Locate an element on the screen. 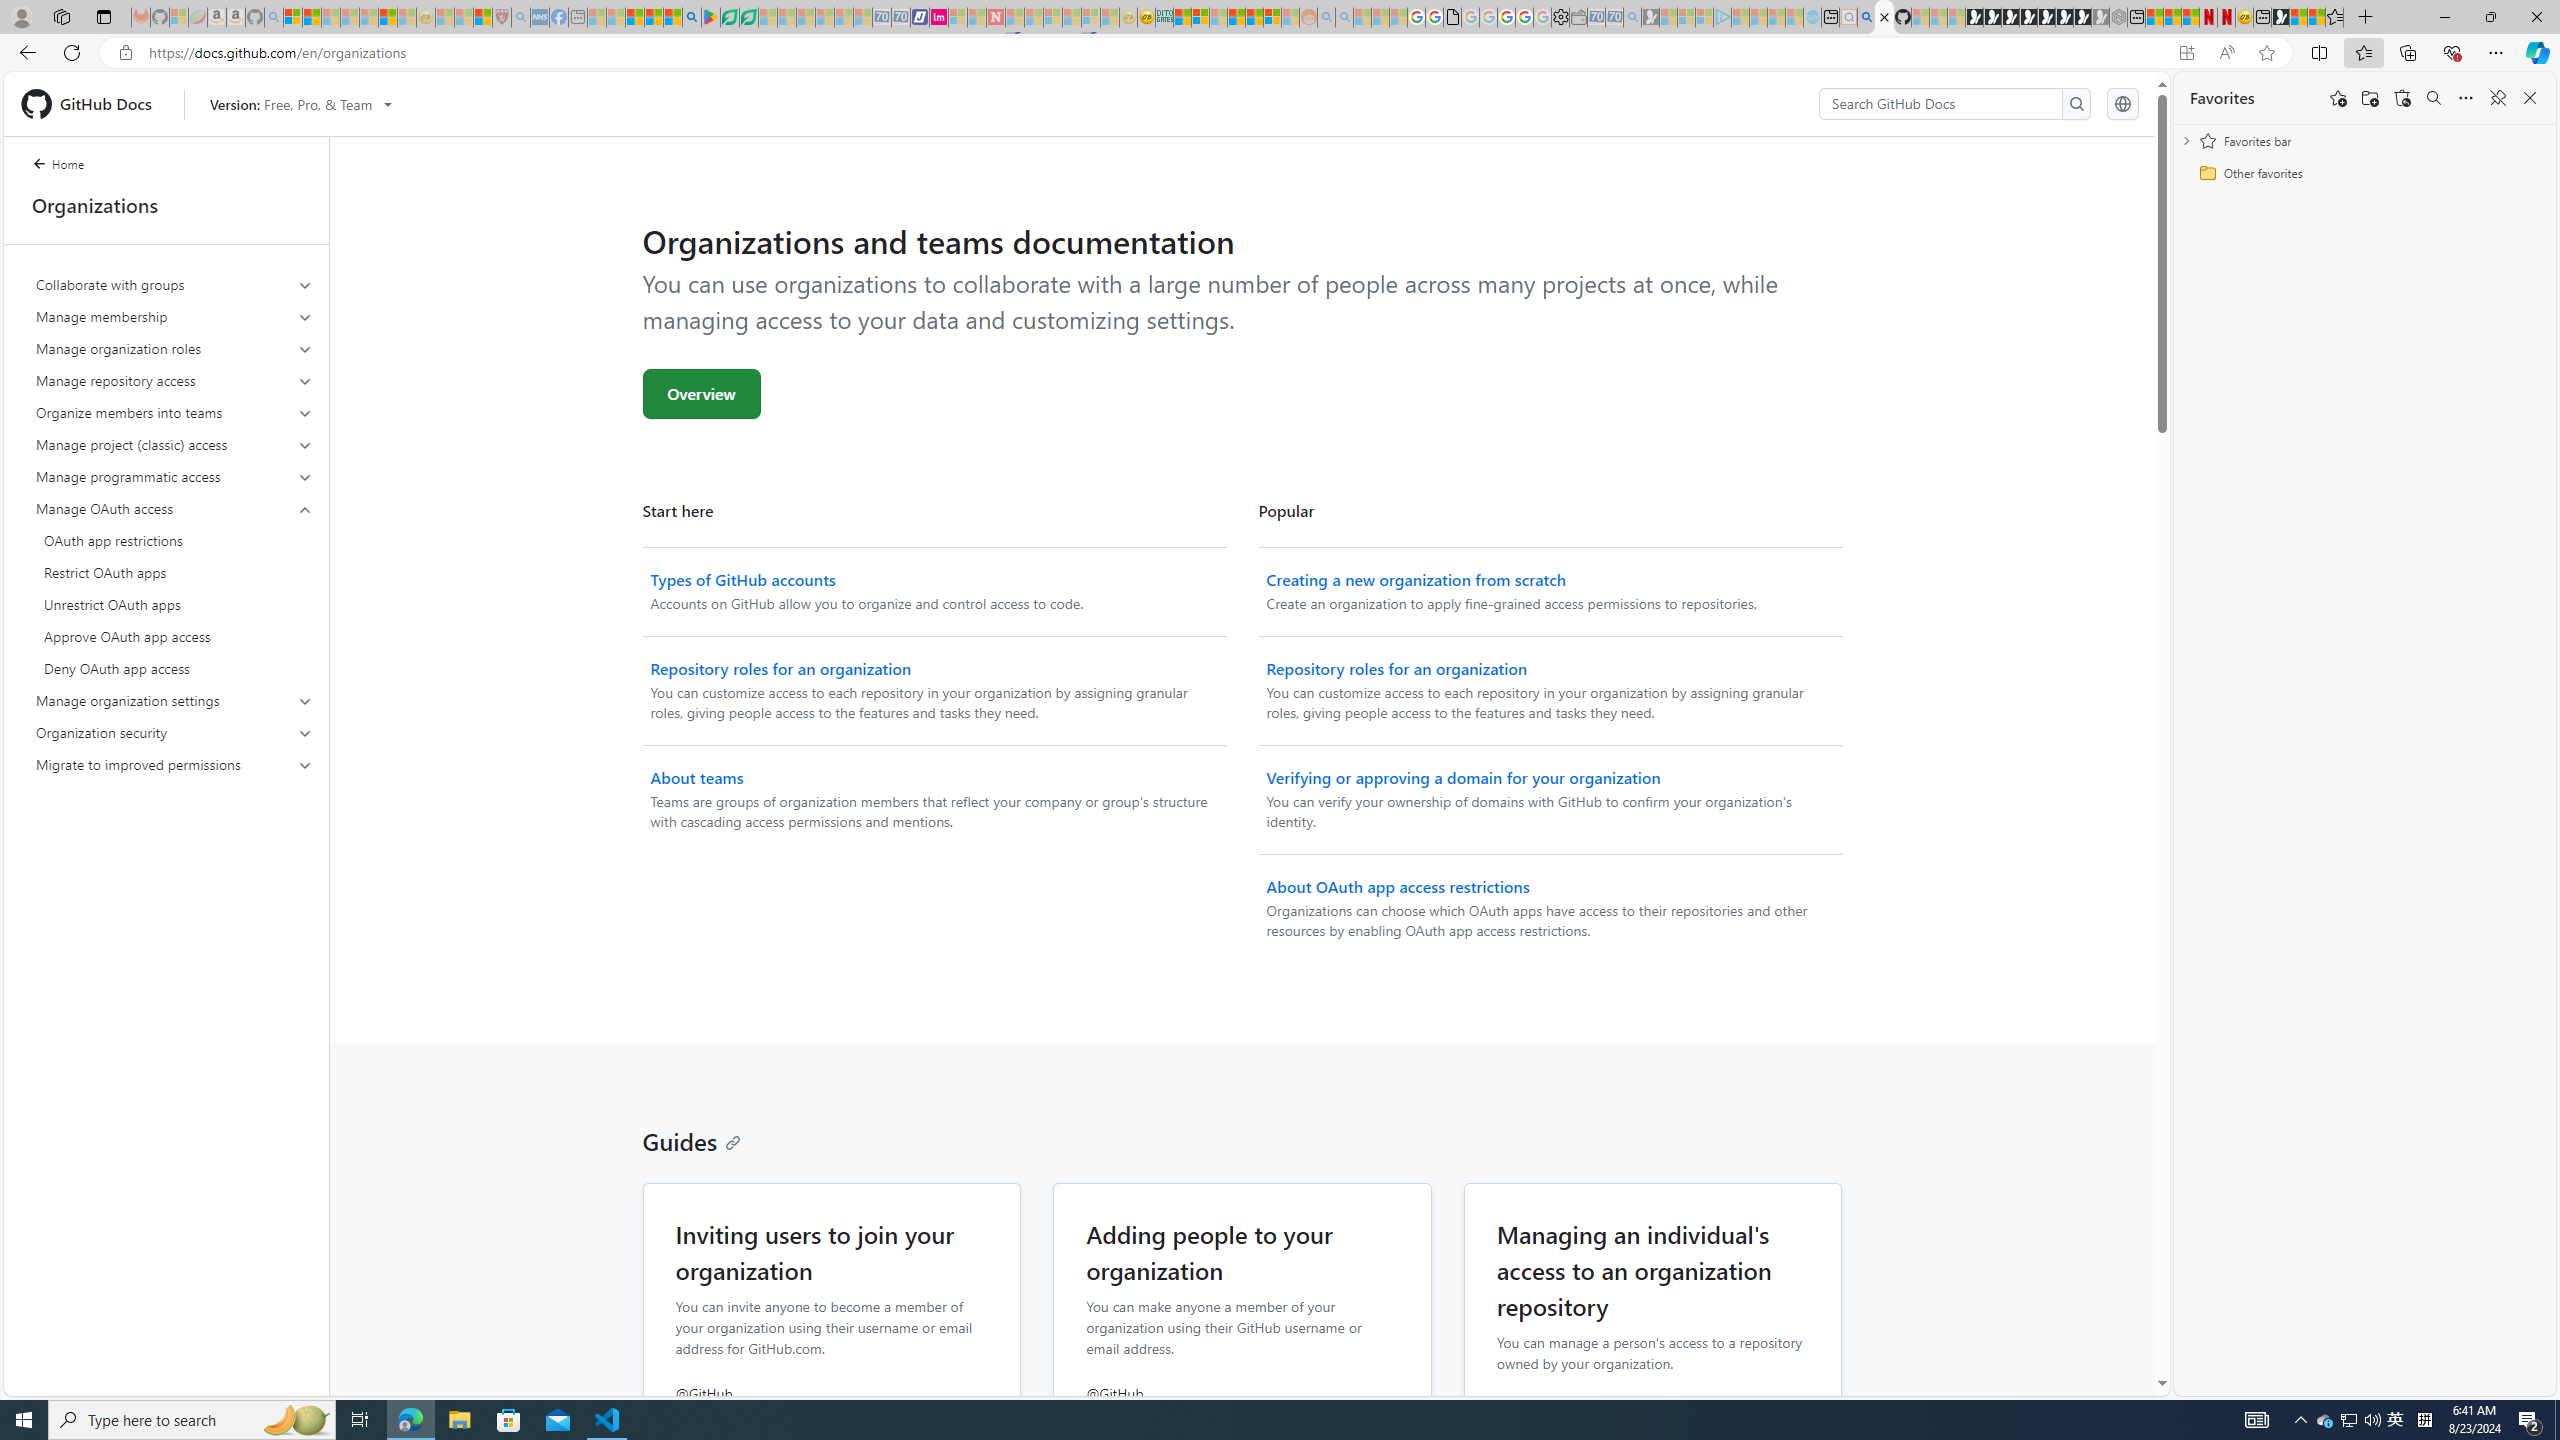  'Deny OAuth app access' is located at coordinates (174, 667).